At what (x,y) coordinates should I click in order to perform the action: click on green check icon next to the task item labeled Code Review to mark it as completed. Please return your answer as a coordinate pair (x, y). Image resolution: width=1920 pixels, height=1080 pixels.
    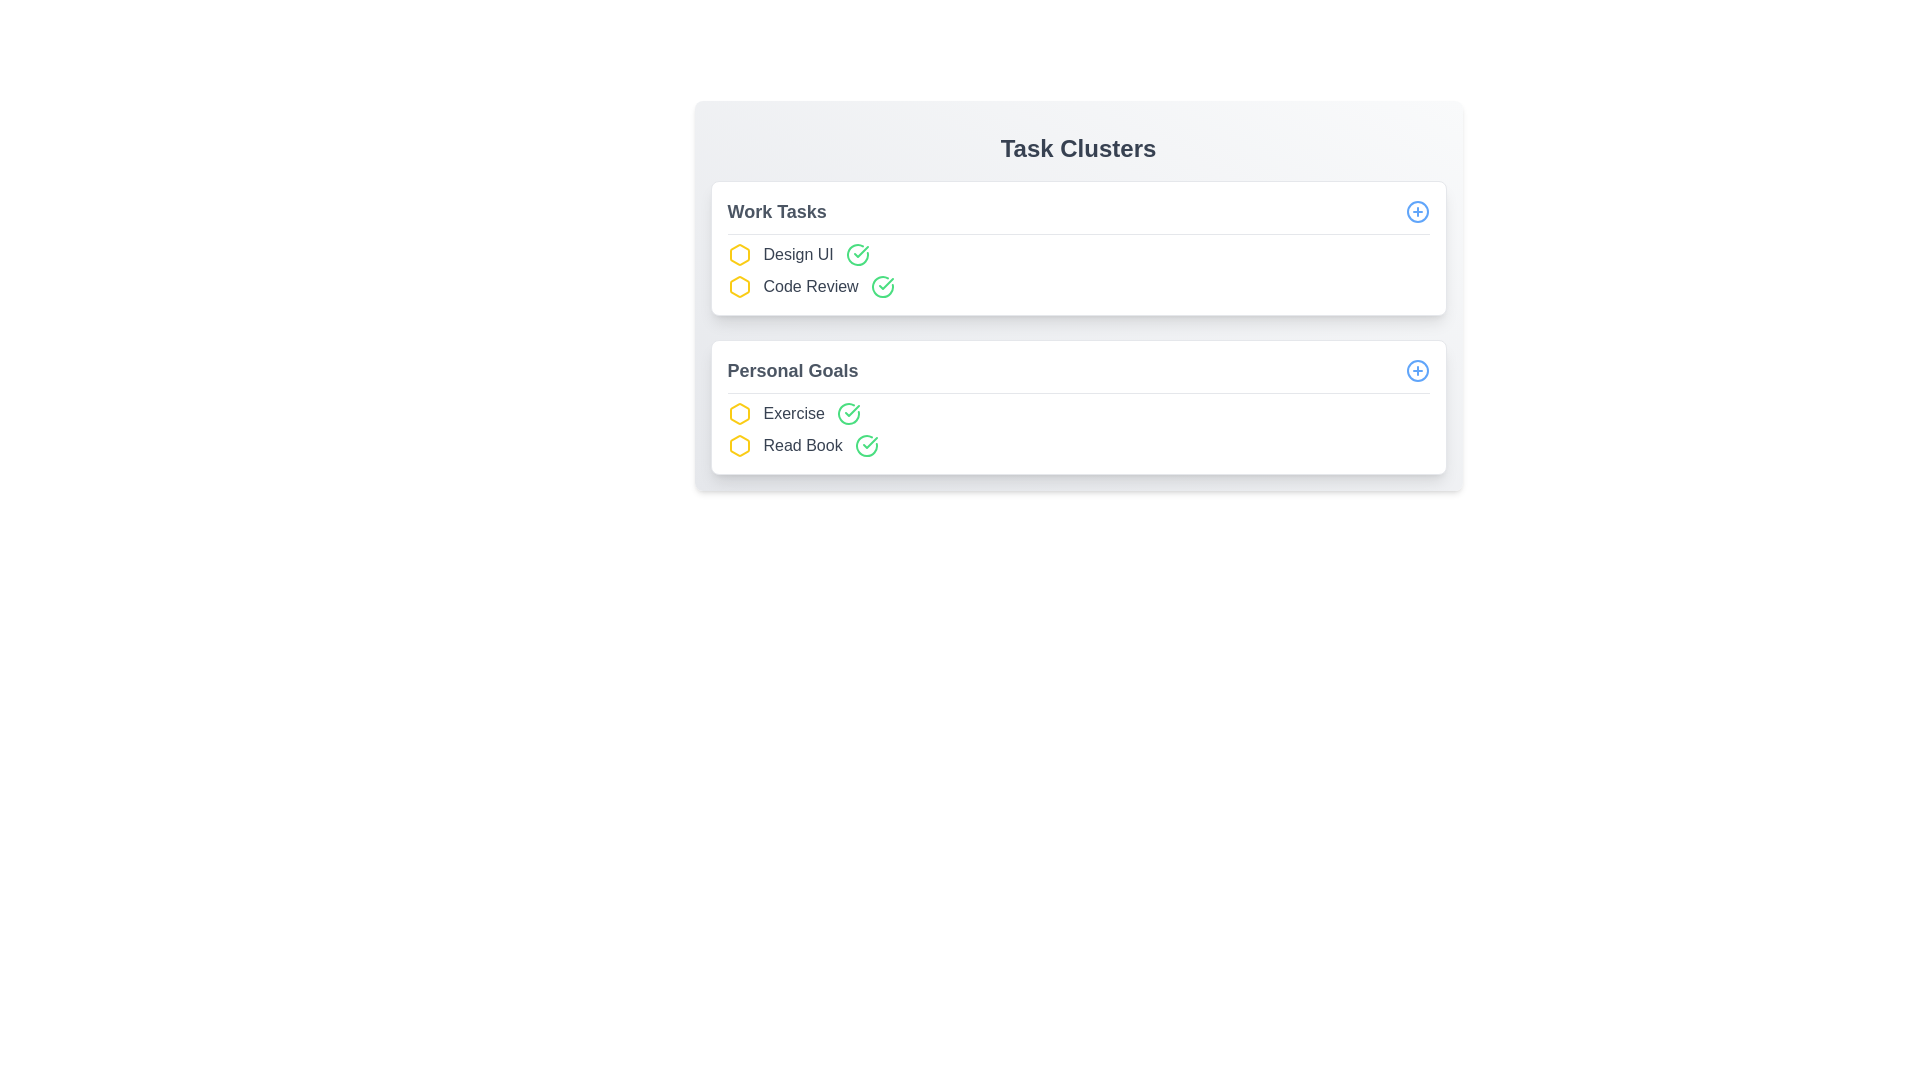
    Looking at the image, I should click on (881, 286).